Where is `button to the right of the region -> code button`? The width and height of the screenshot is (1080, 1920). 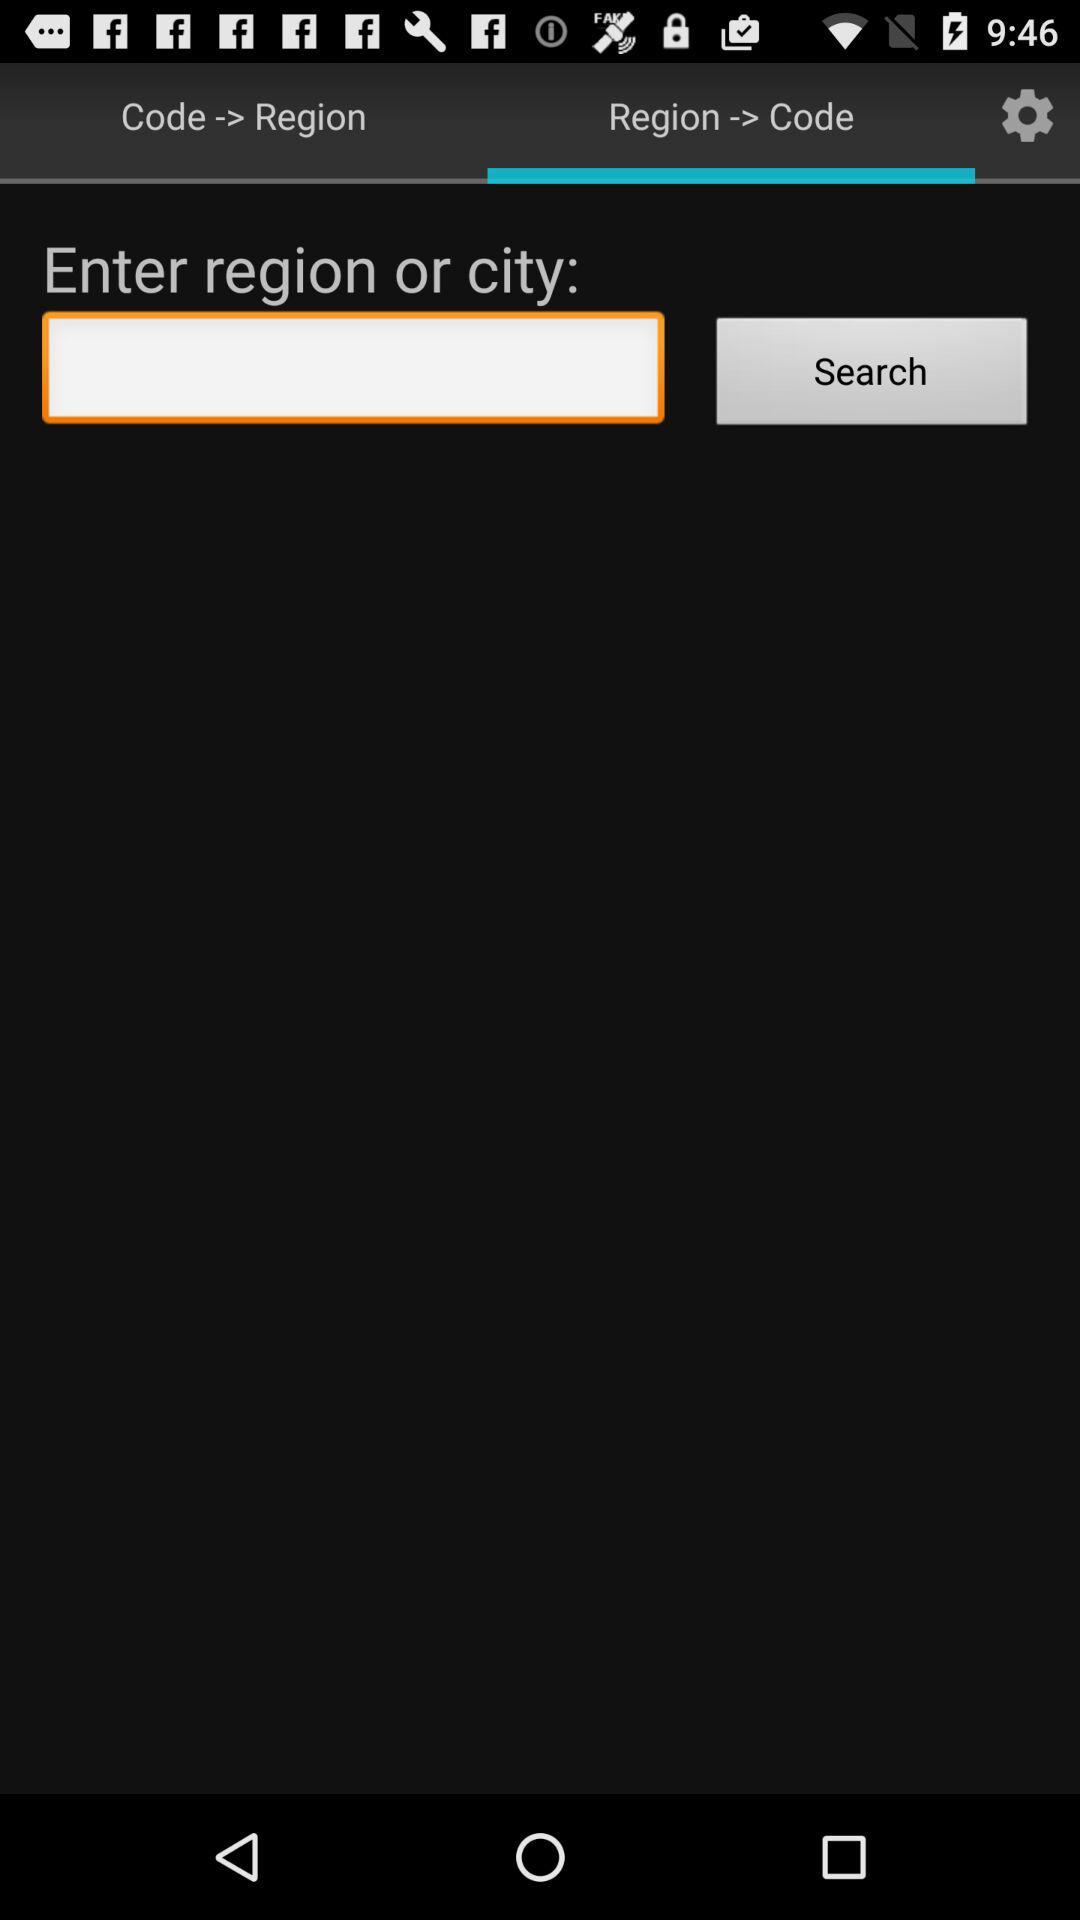 button to the right of the region -> code button is located at coordinates (1027, 114).